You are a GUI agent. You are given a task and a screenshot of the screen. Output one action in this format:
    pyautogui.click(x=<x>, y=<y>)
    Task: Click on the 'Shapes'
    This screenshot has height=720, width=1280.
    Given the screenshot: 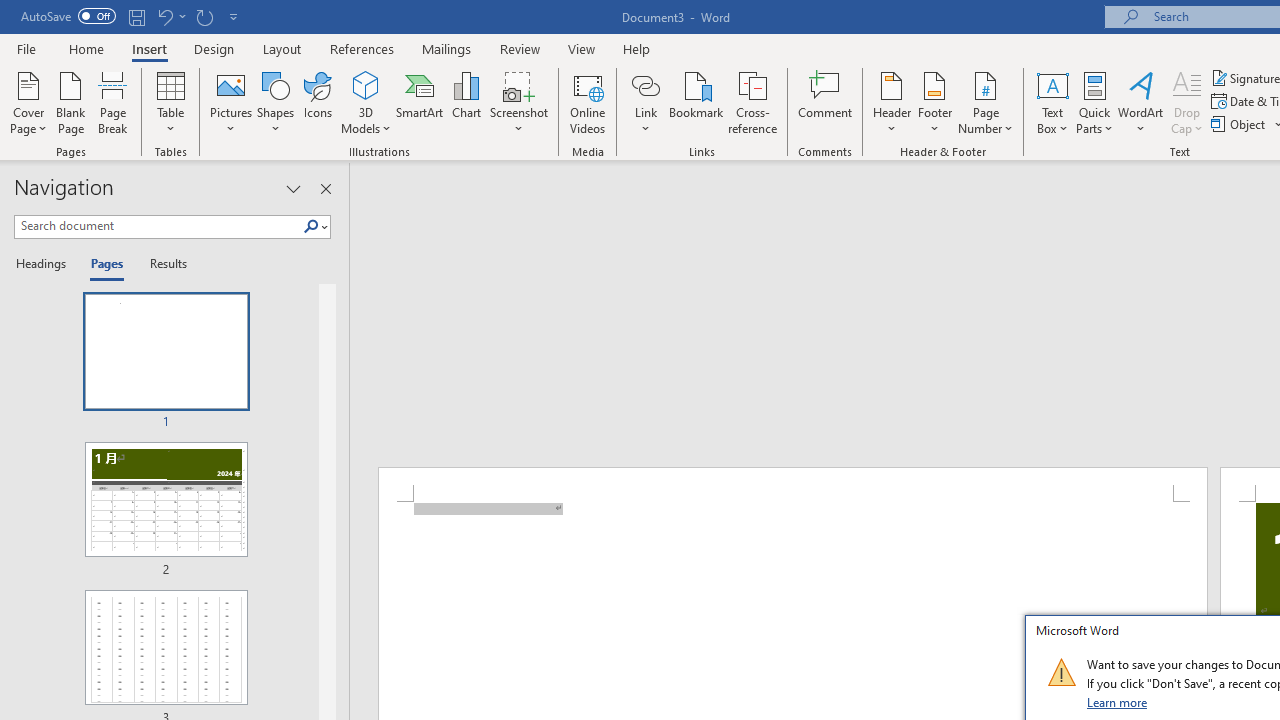 What is the action you would take?
    pyautogui.click(x=274, y=103)
    